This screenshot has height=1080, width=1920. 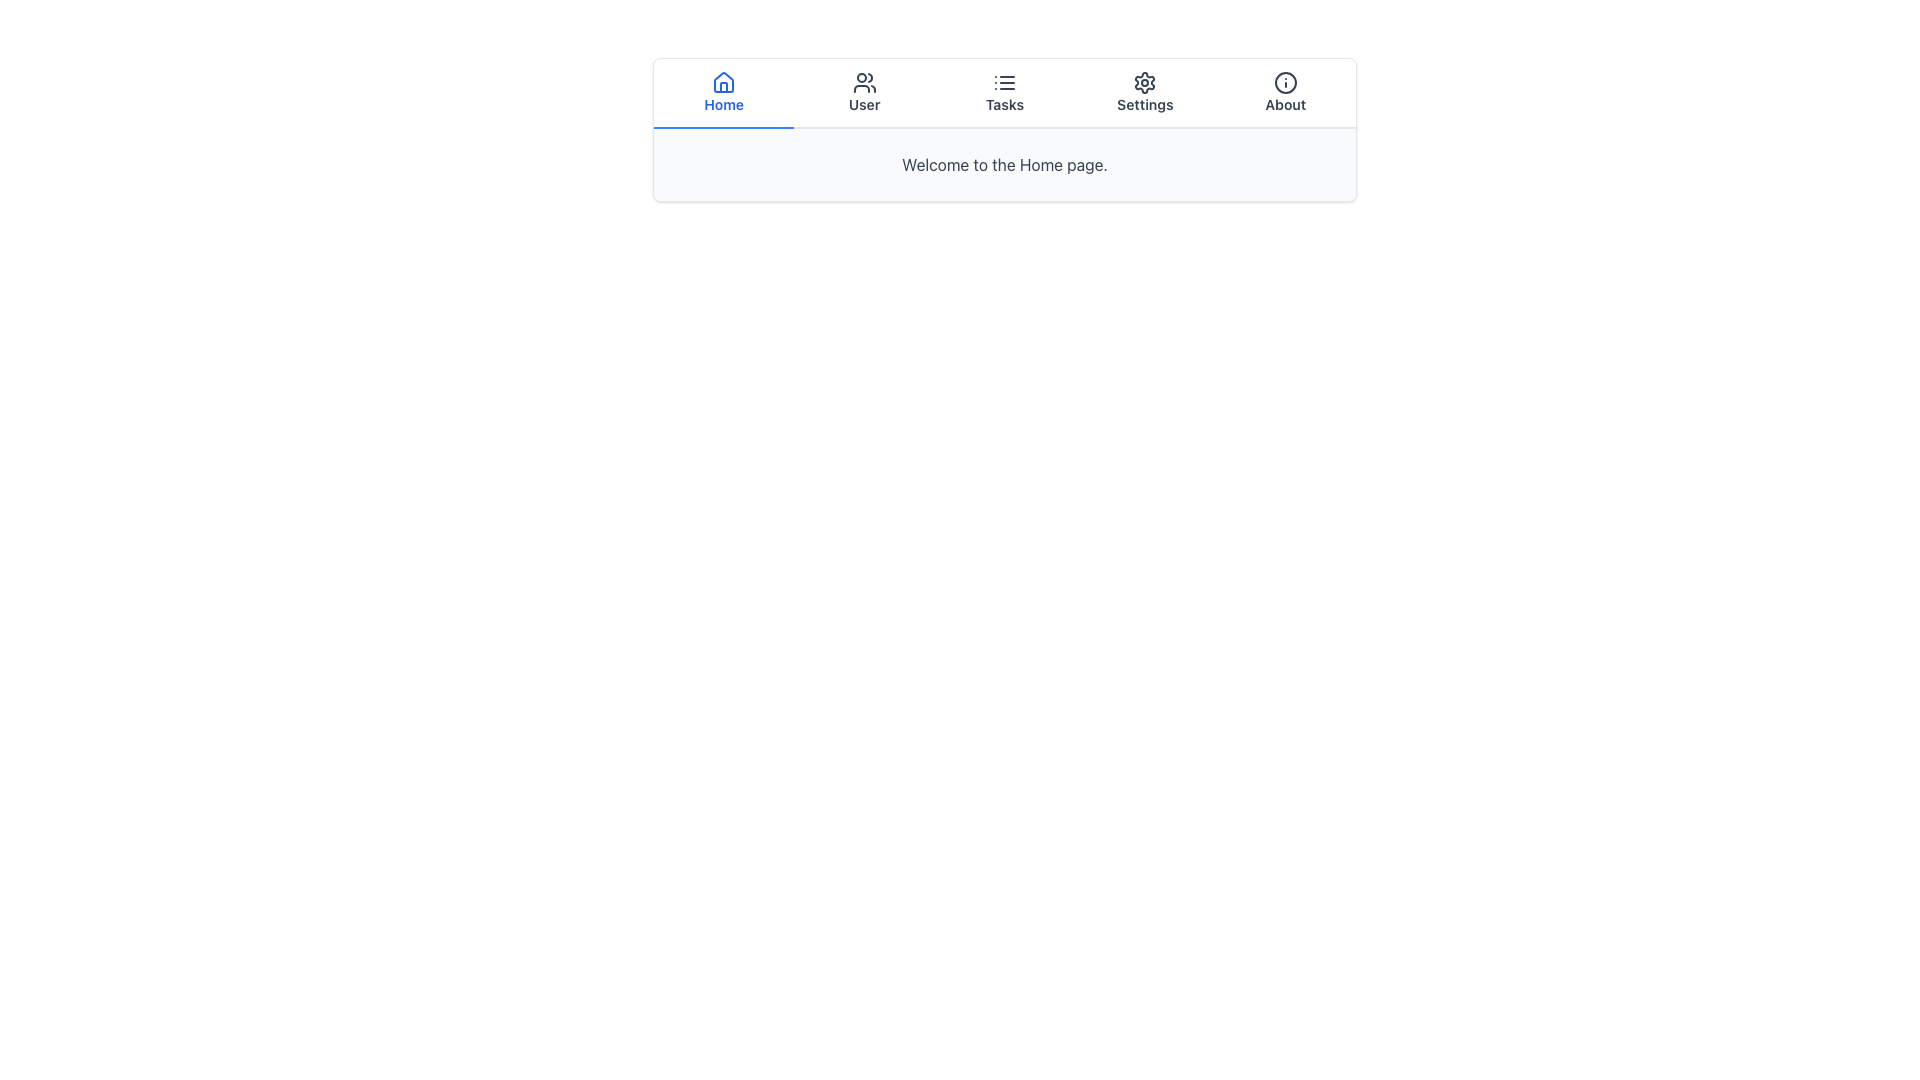 I want to click on the Navigation Button, which is the third item from the left in the navigation bar, so click(x=1004, y=93).